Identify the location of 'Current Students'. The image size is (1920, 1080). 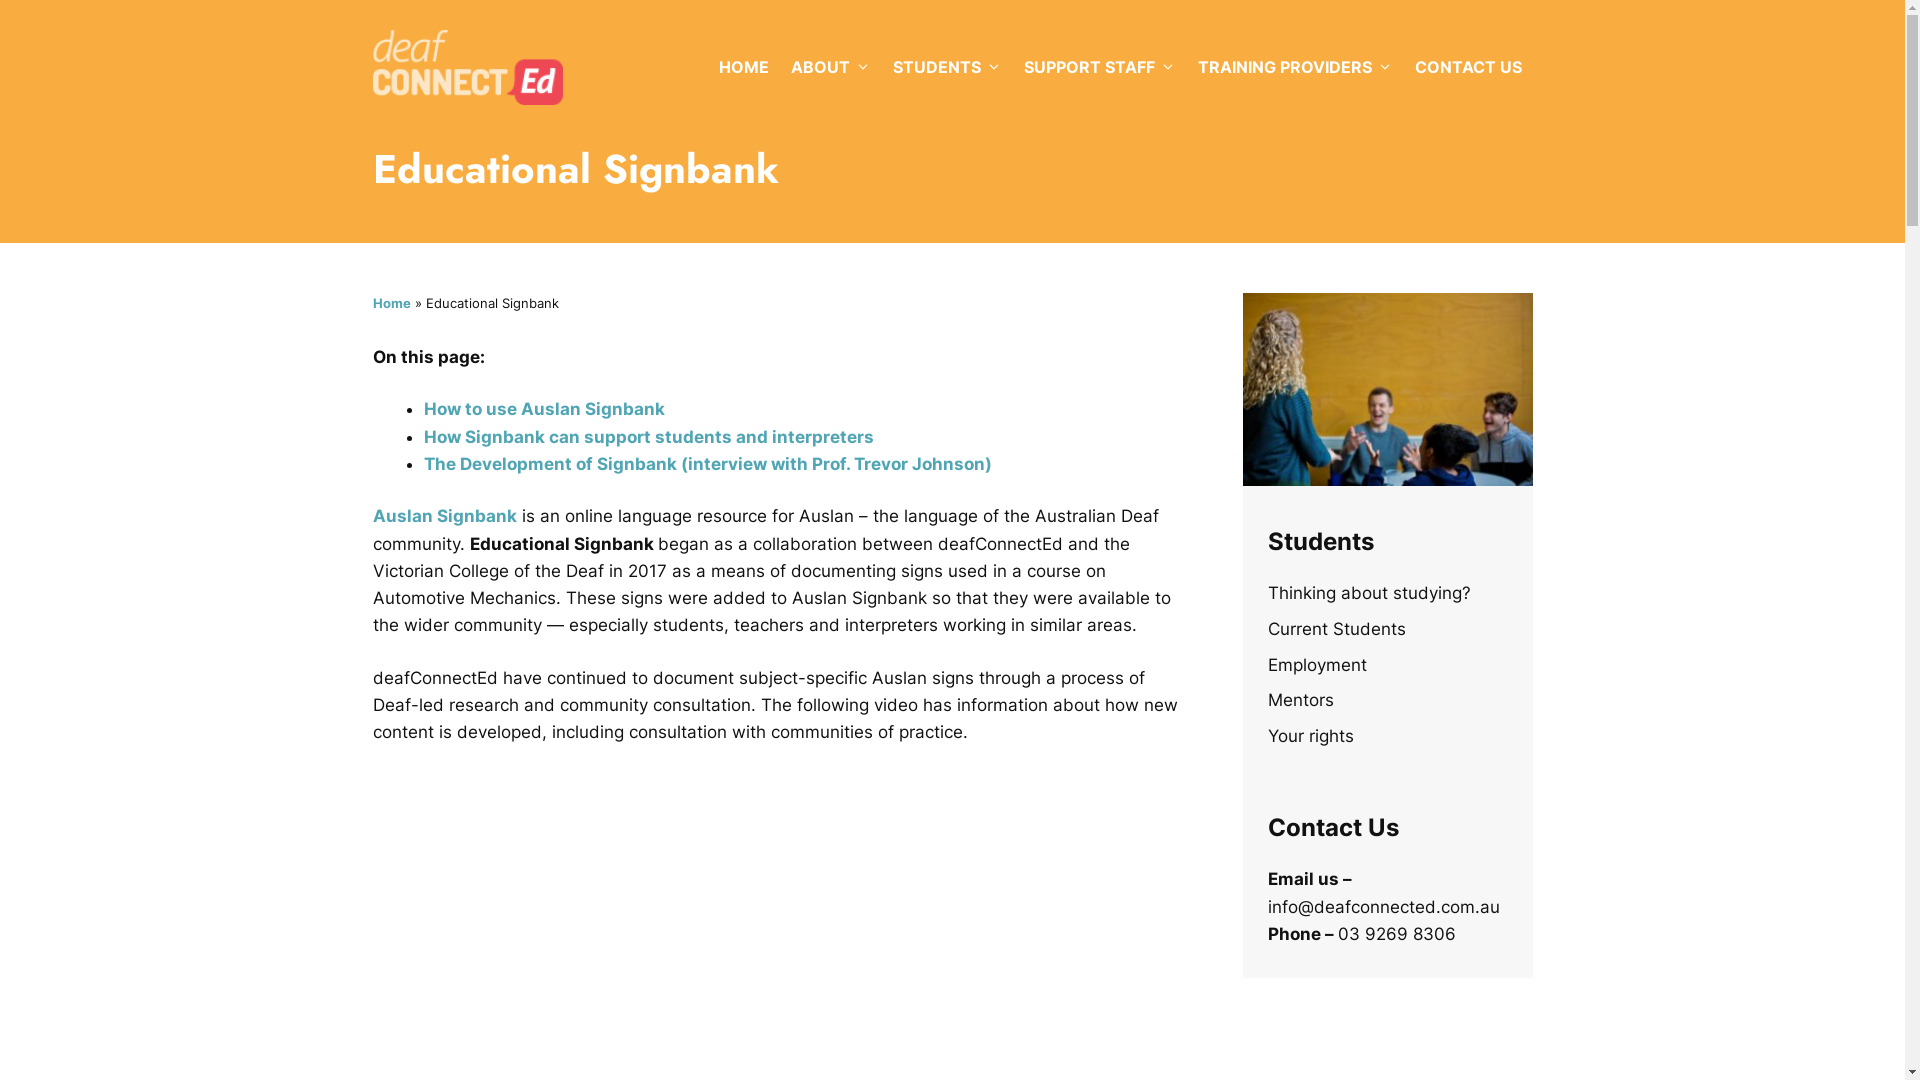
(1266, 627).